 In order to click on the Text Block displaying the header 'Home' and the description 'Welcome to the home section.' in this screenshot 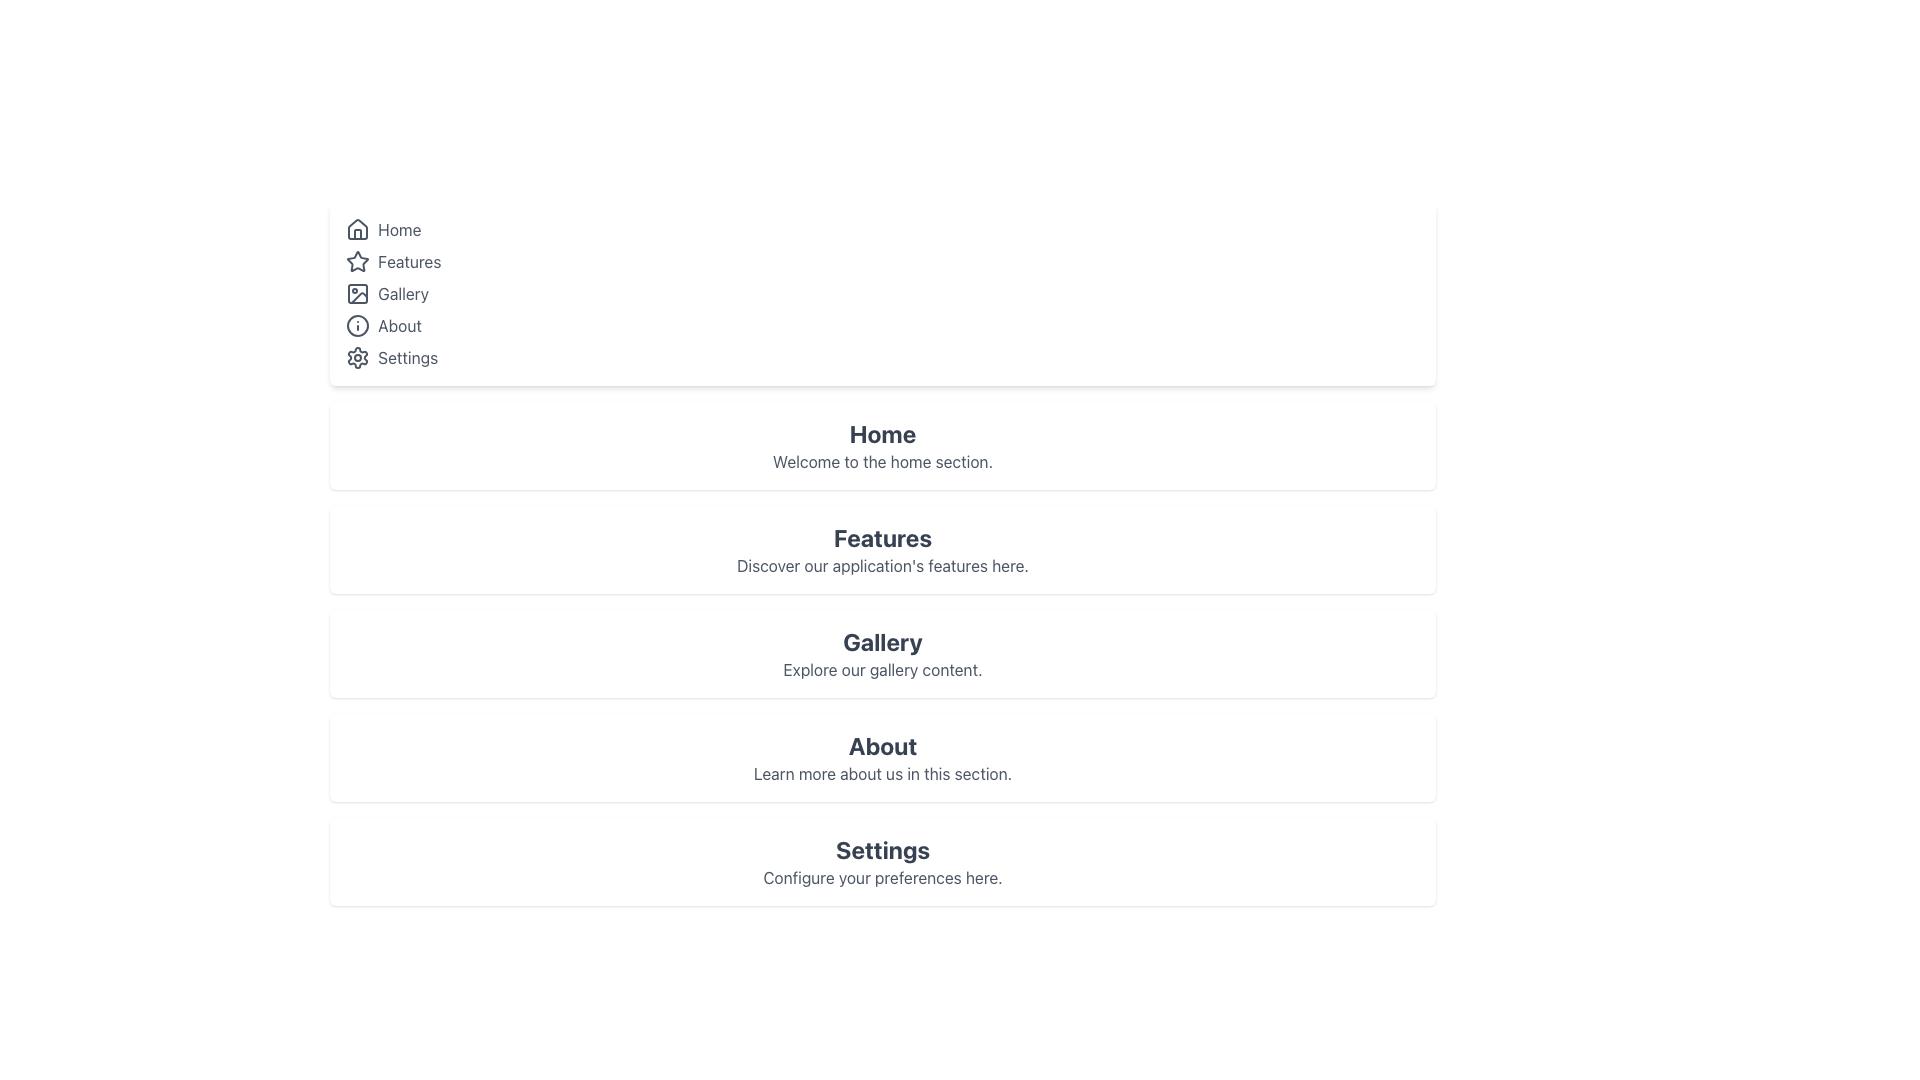, I will do `click(882, 445)`.